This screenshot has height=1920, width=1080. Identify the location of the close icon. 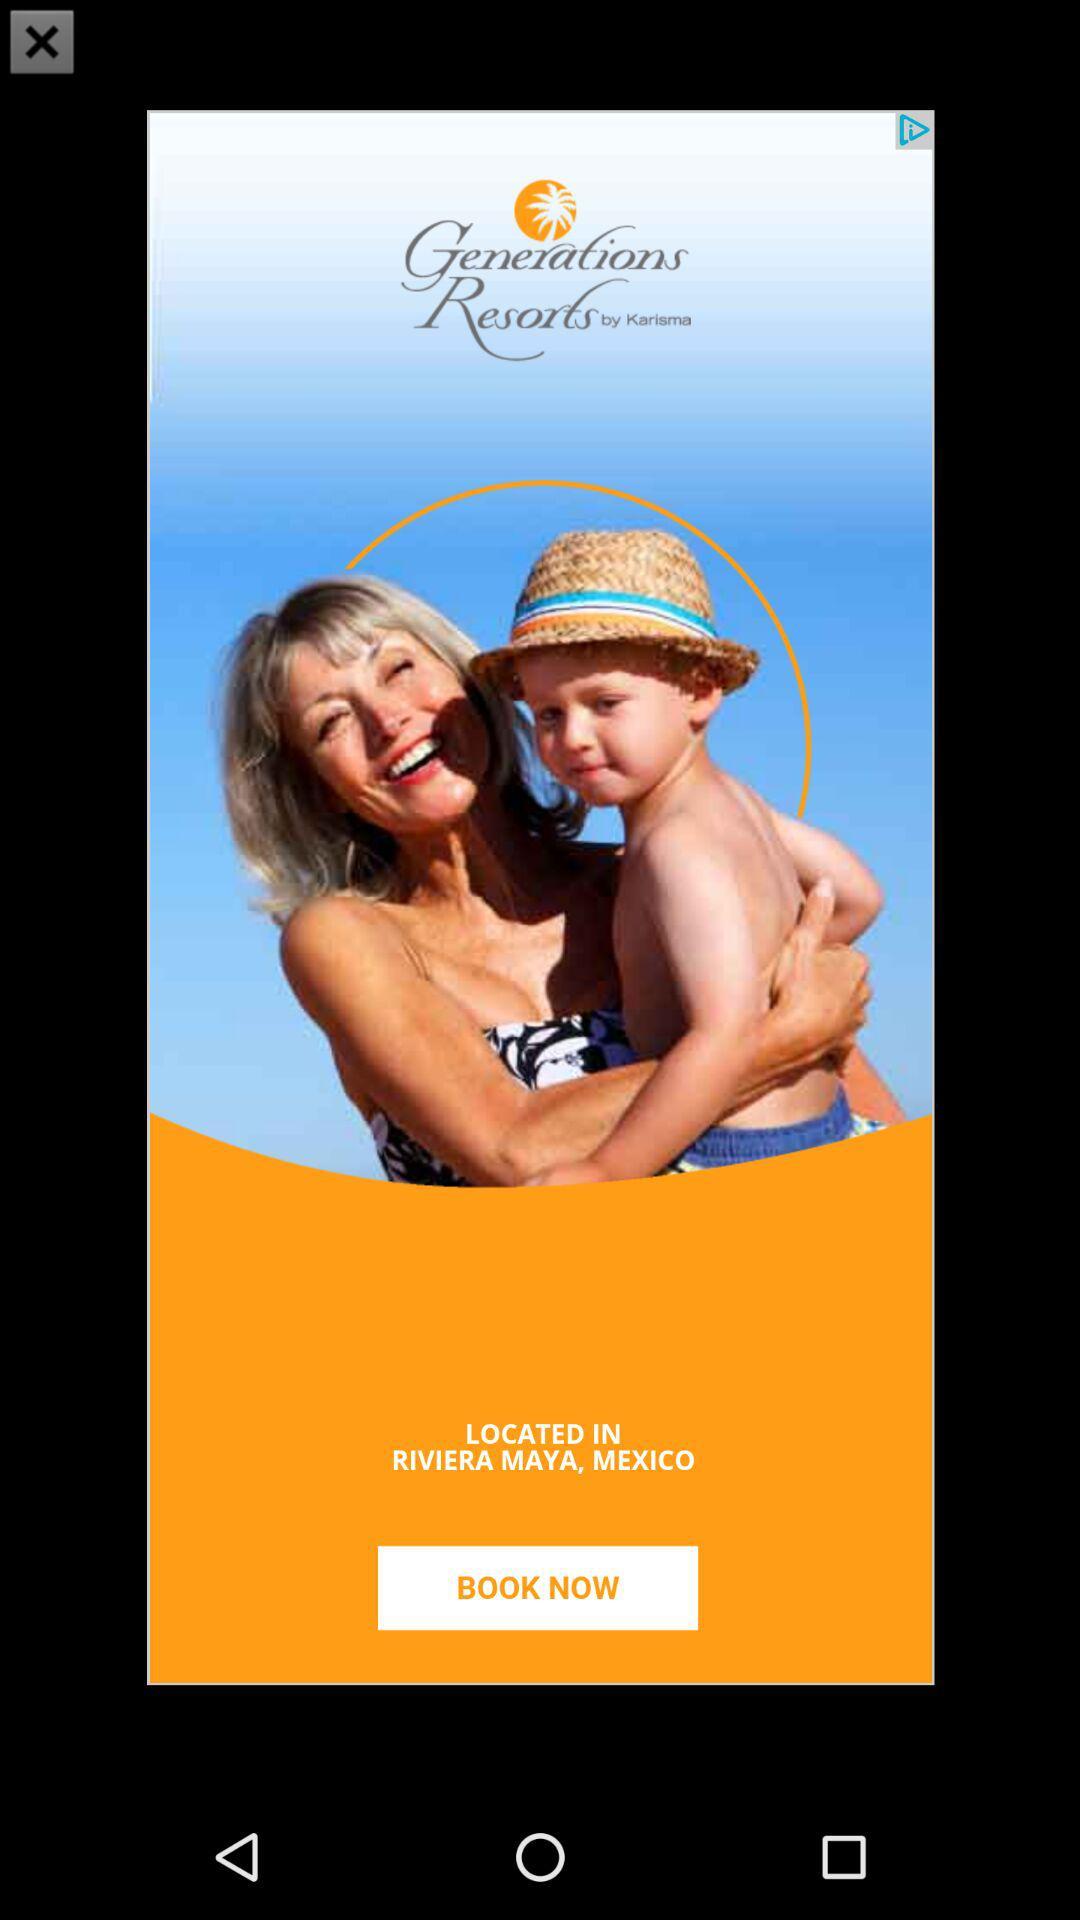
(42, 44).